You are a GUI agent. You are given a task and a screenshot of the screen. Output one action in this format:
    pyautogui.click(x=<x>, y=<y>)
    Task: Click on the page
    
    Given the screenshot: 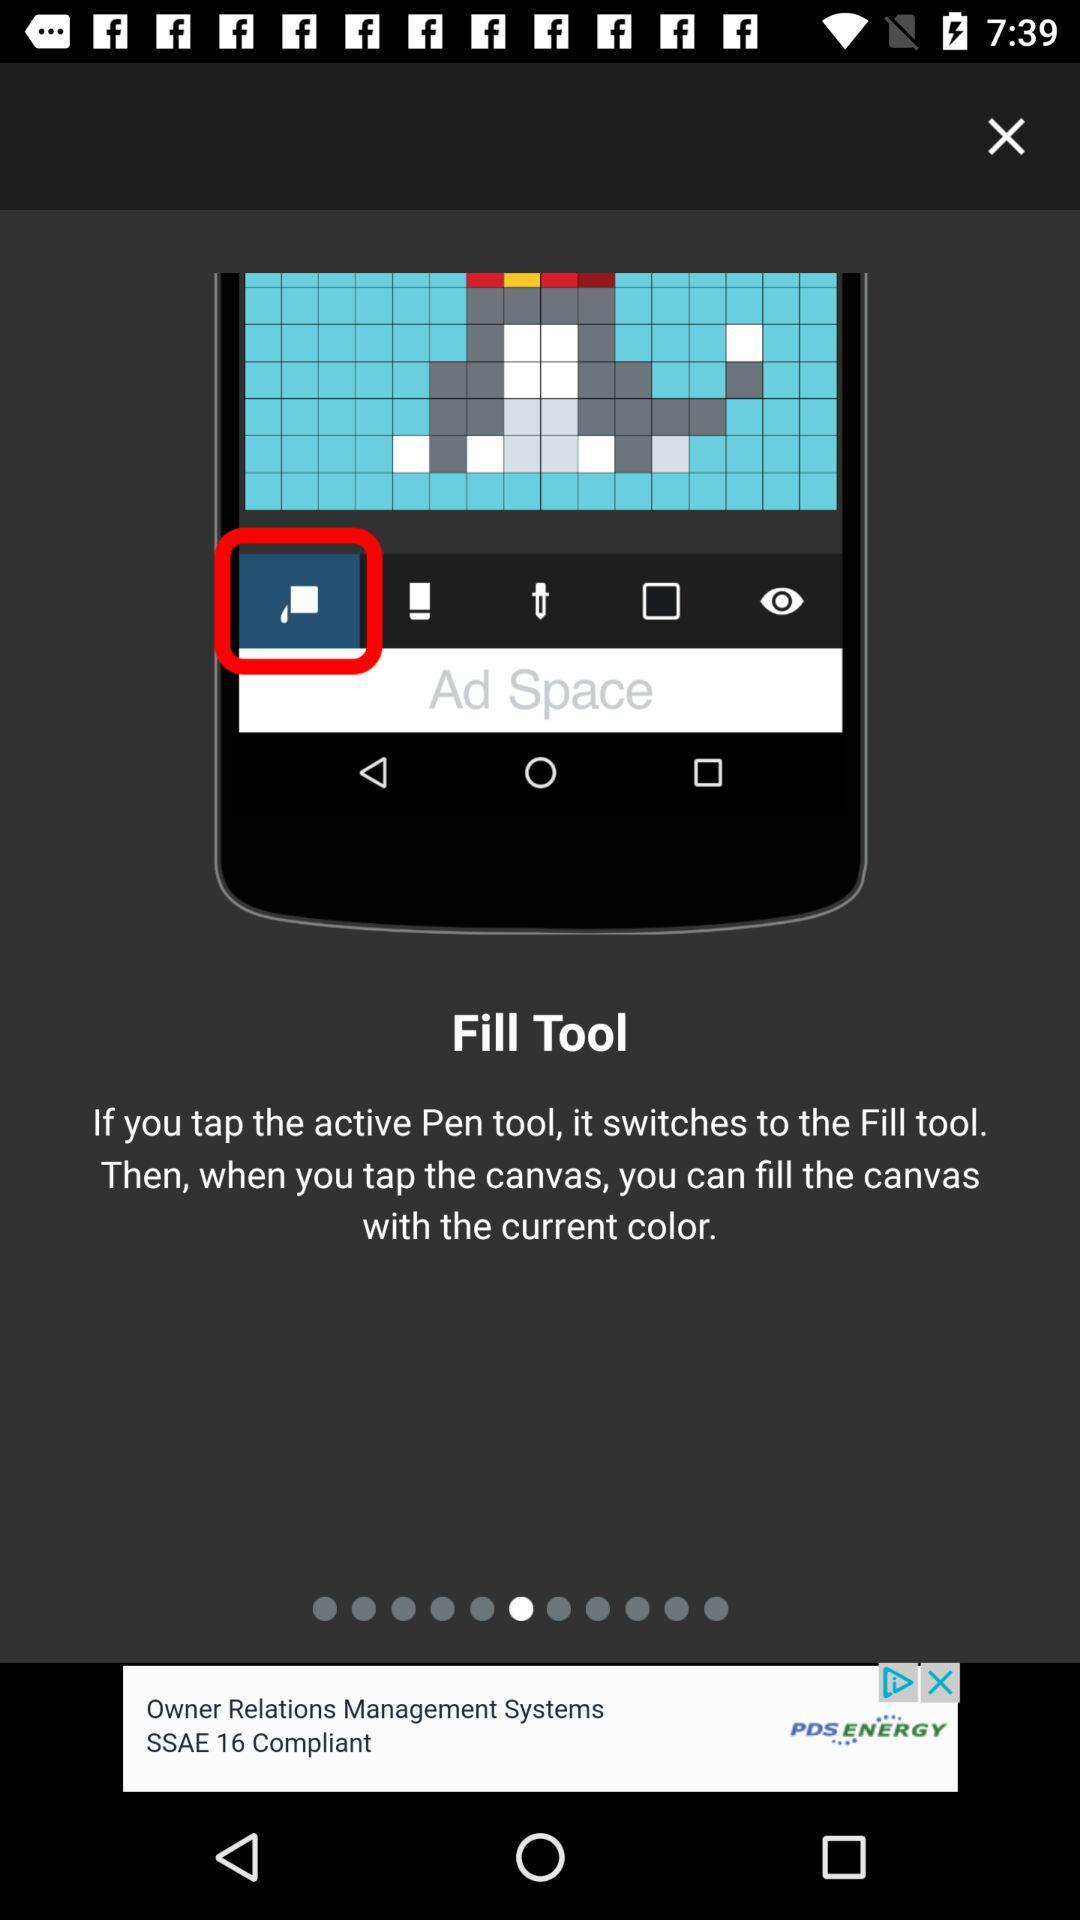 What is the action you would take?
    pyautogui.click(x=1006, y=135)
    